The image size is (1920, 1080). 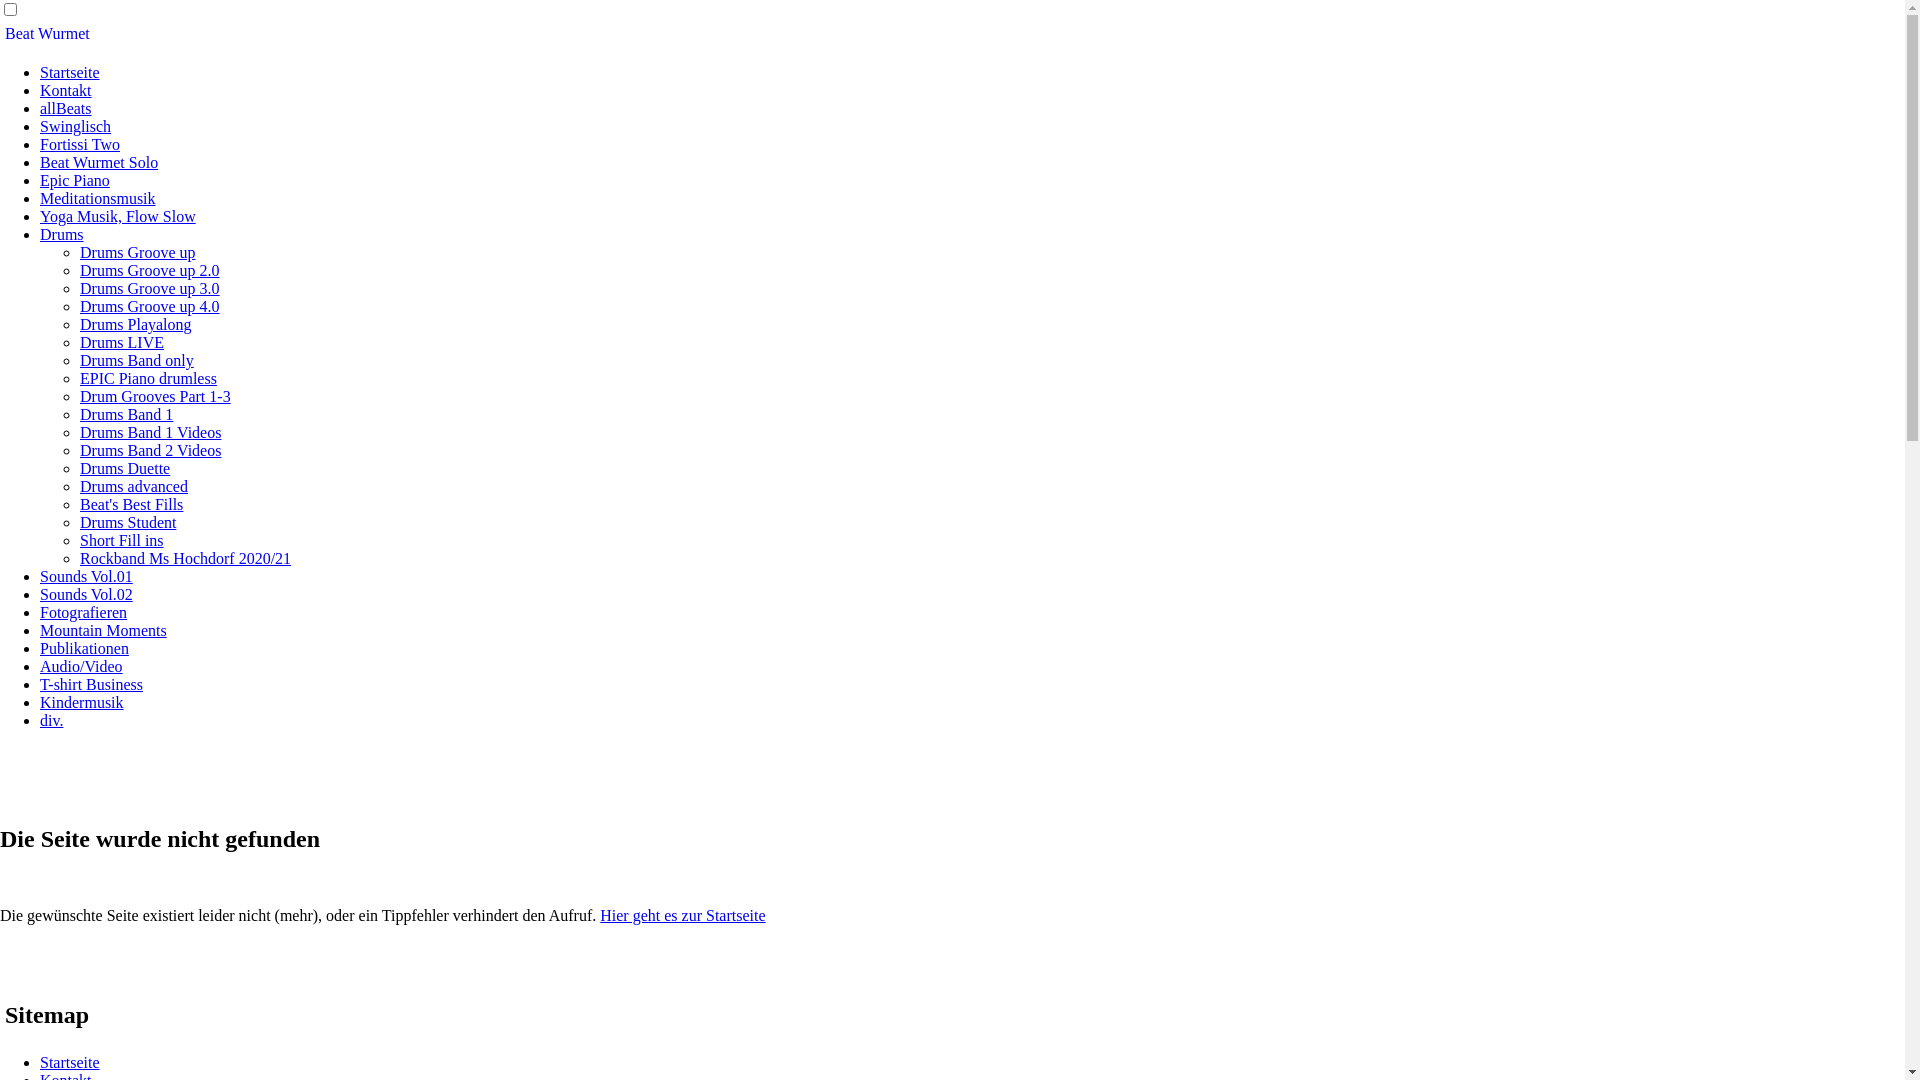 What do you see at coordinates (39, 126) in the screenshot?
I see `'Swinglisch'` at bounding box center [39, 126].